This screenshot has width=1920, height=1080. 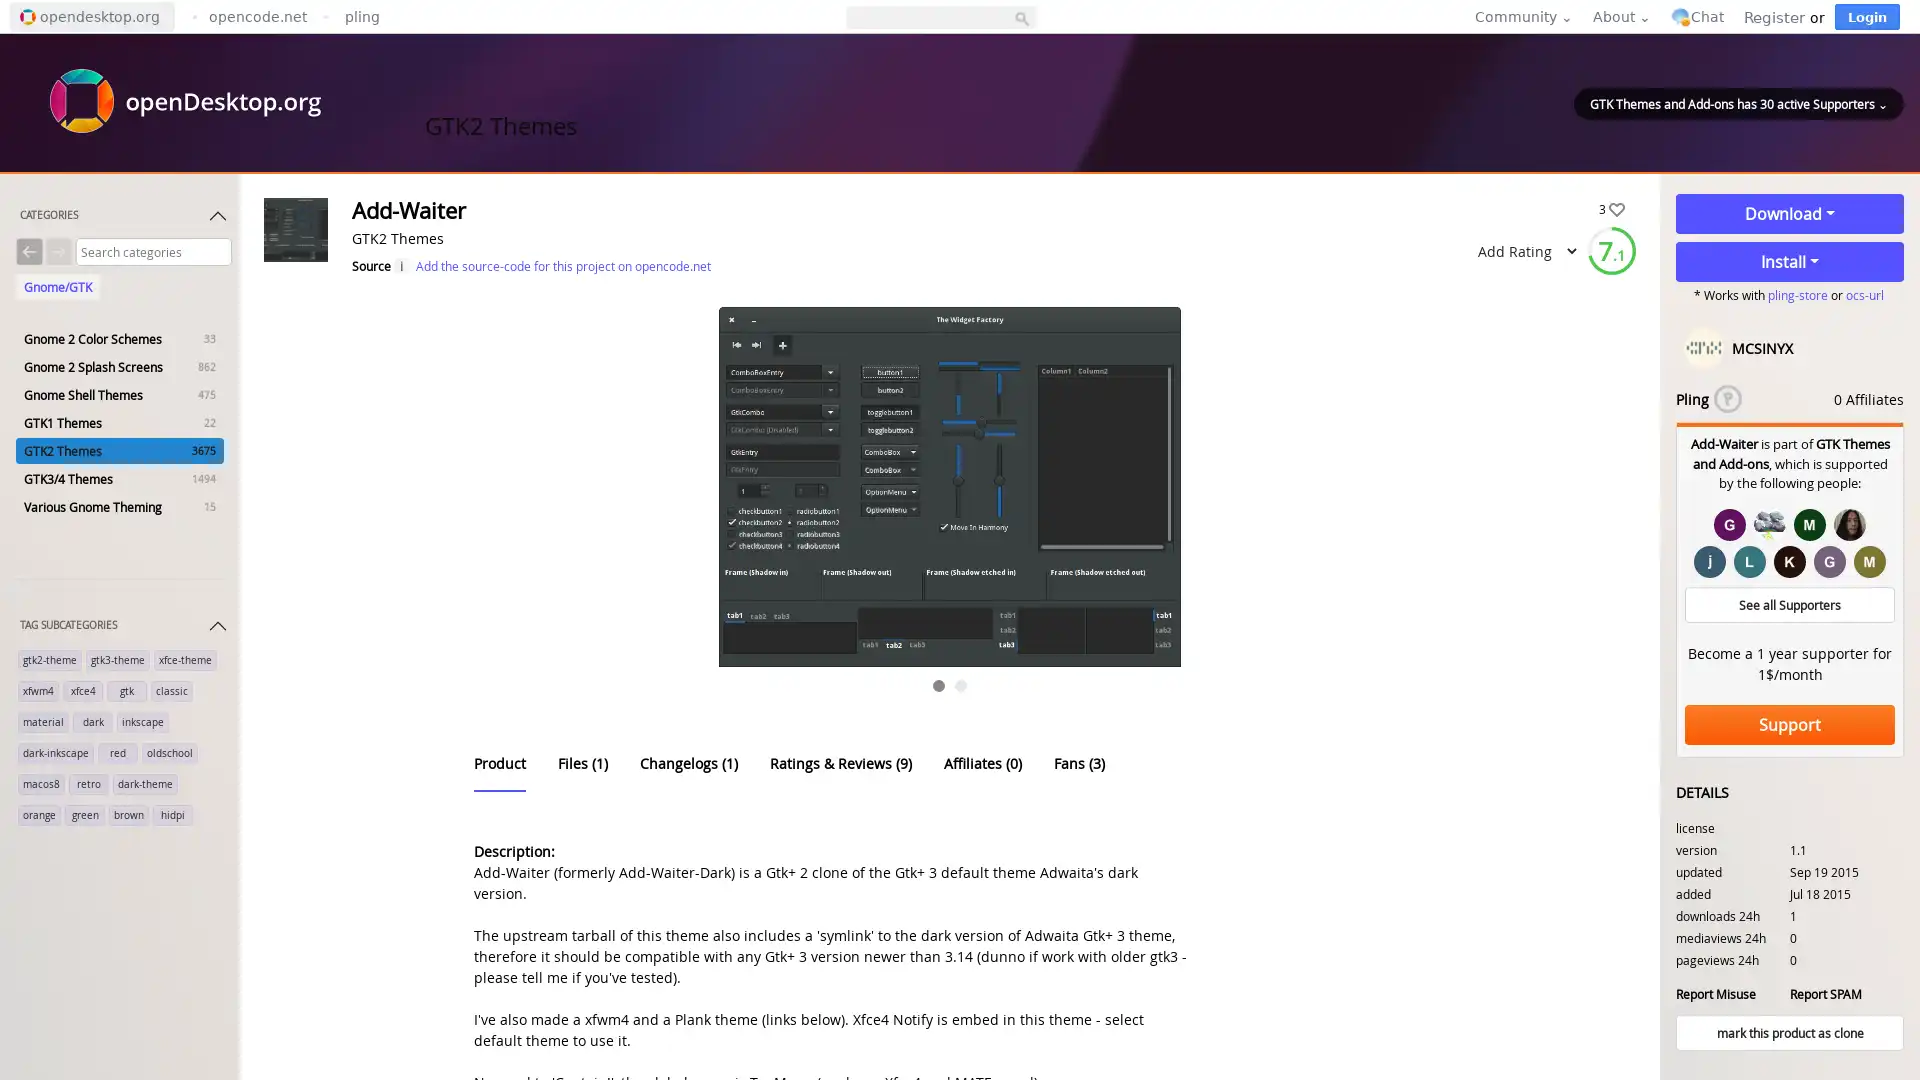 I want to click on mark this product as clone, so click(x=1790, y=1032).